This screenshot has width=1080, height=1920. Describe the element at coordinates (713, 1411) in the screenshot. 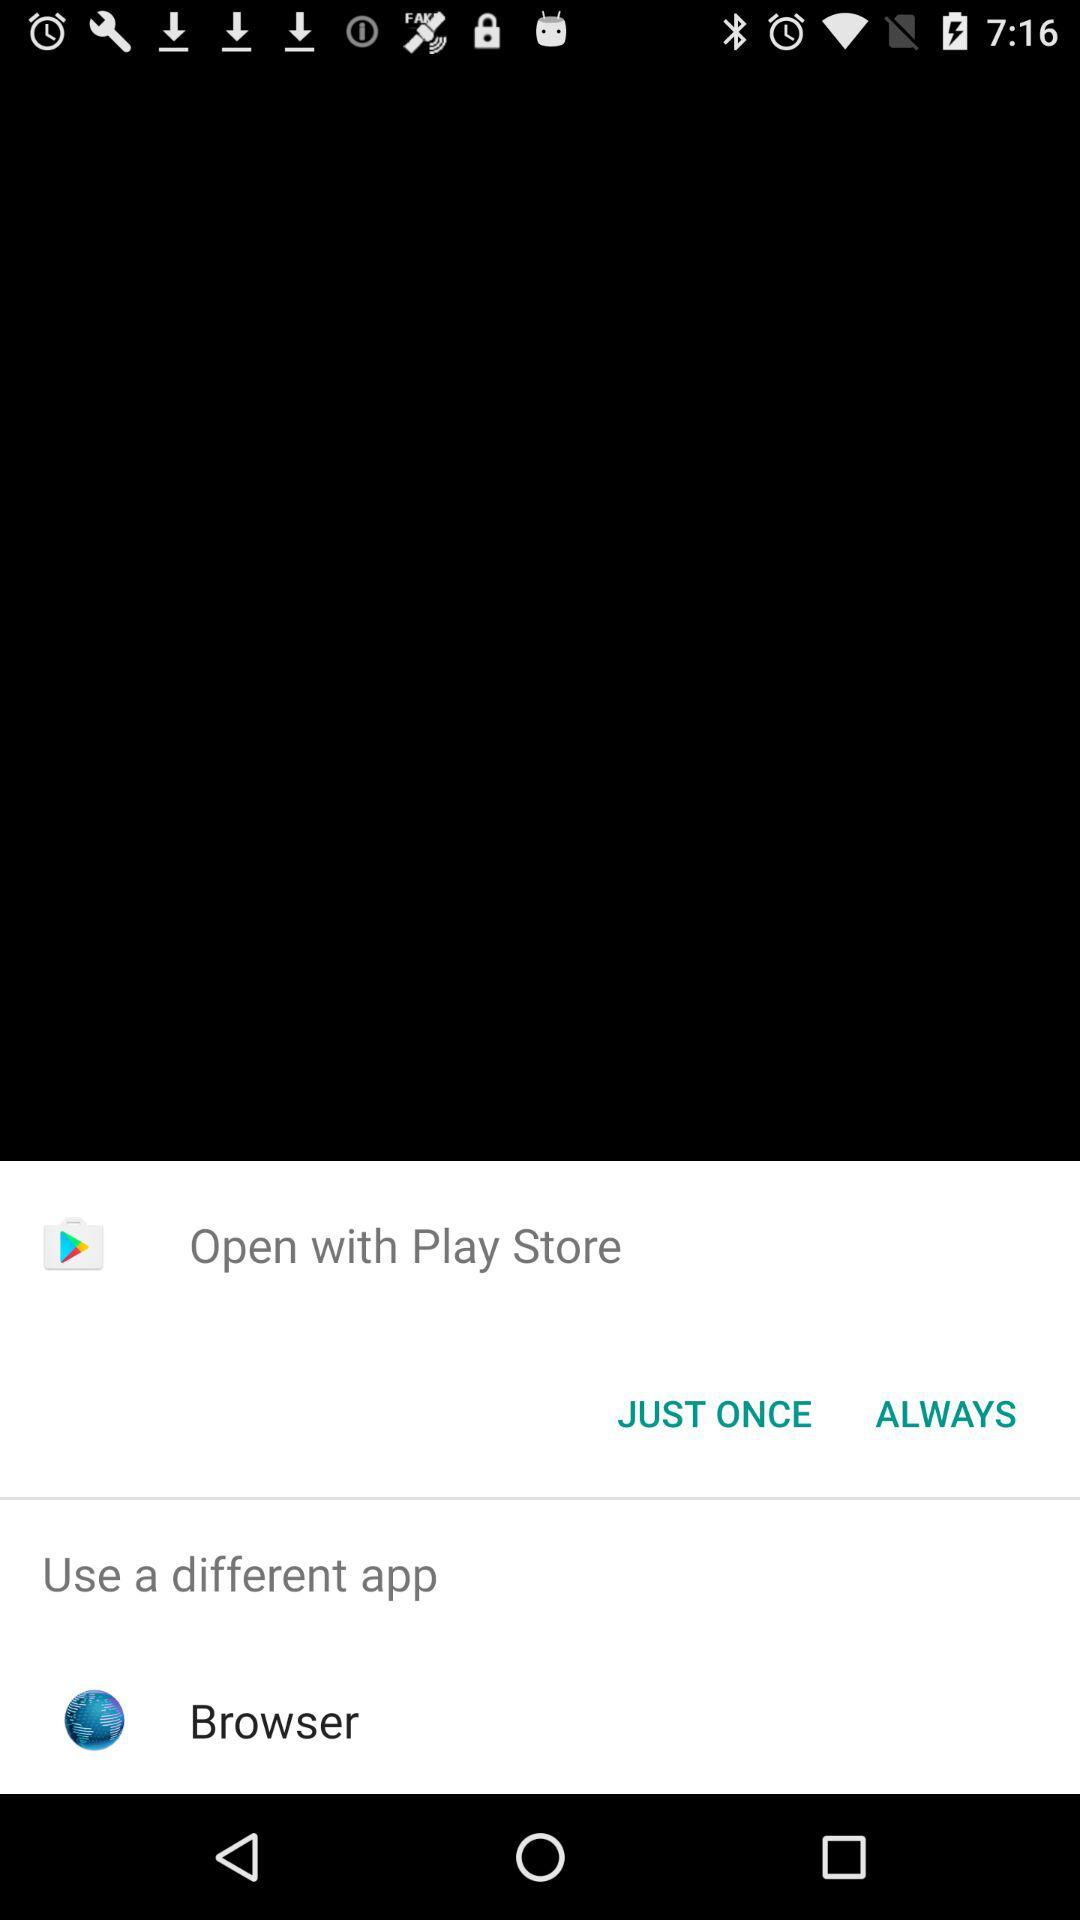

I see `just once icon` at that location.